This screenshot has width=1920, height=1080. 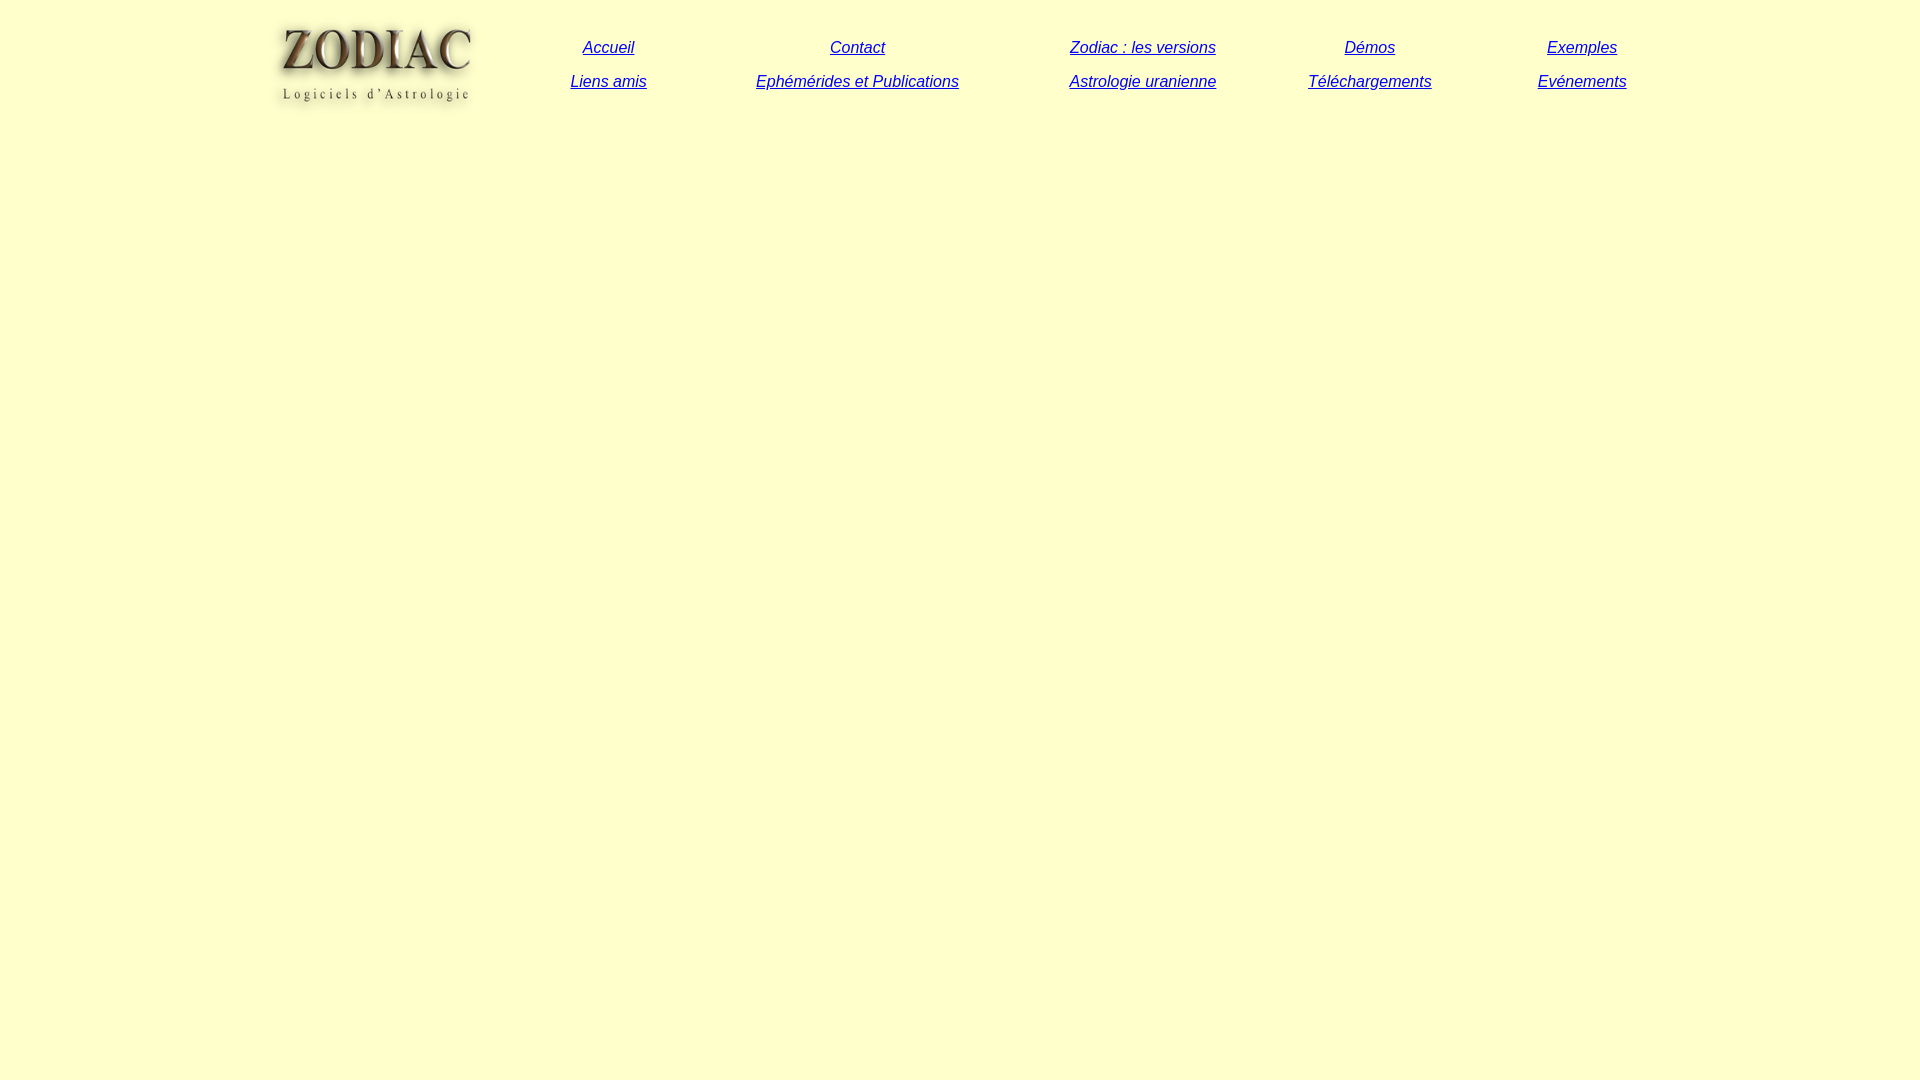 What do you see at coordinates (608, 45) in the screenshot?
I see `'Accueil'` at bounding box center [608, 45].